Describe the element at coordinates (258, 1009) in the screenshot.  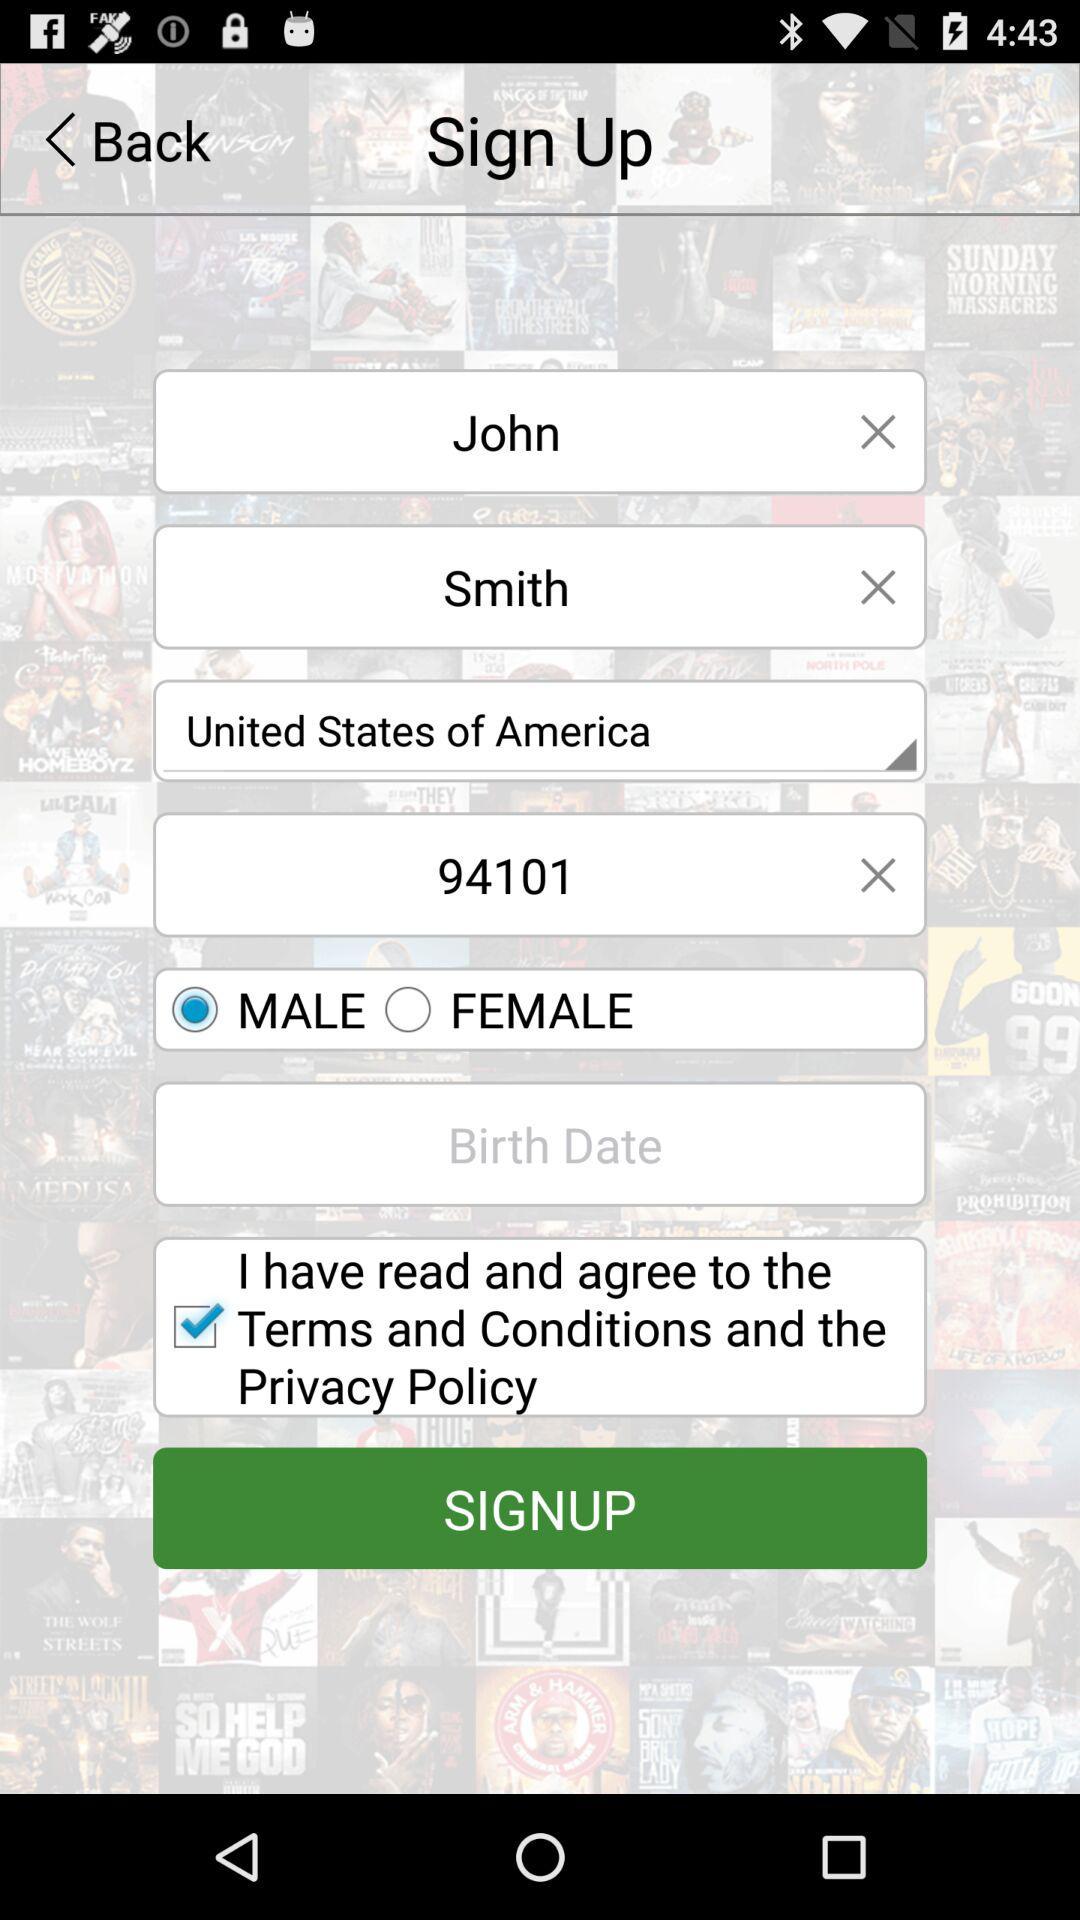
I see `the first option for gender which is above the birth date` at that location.